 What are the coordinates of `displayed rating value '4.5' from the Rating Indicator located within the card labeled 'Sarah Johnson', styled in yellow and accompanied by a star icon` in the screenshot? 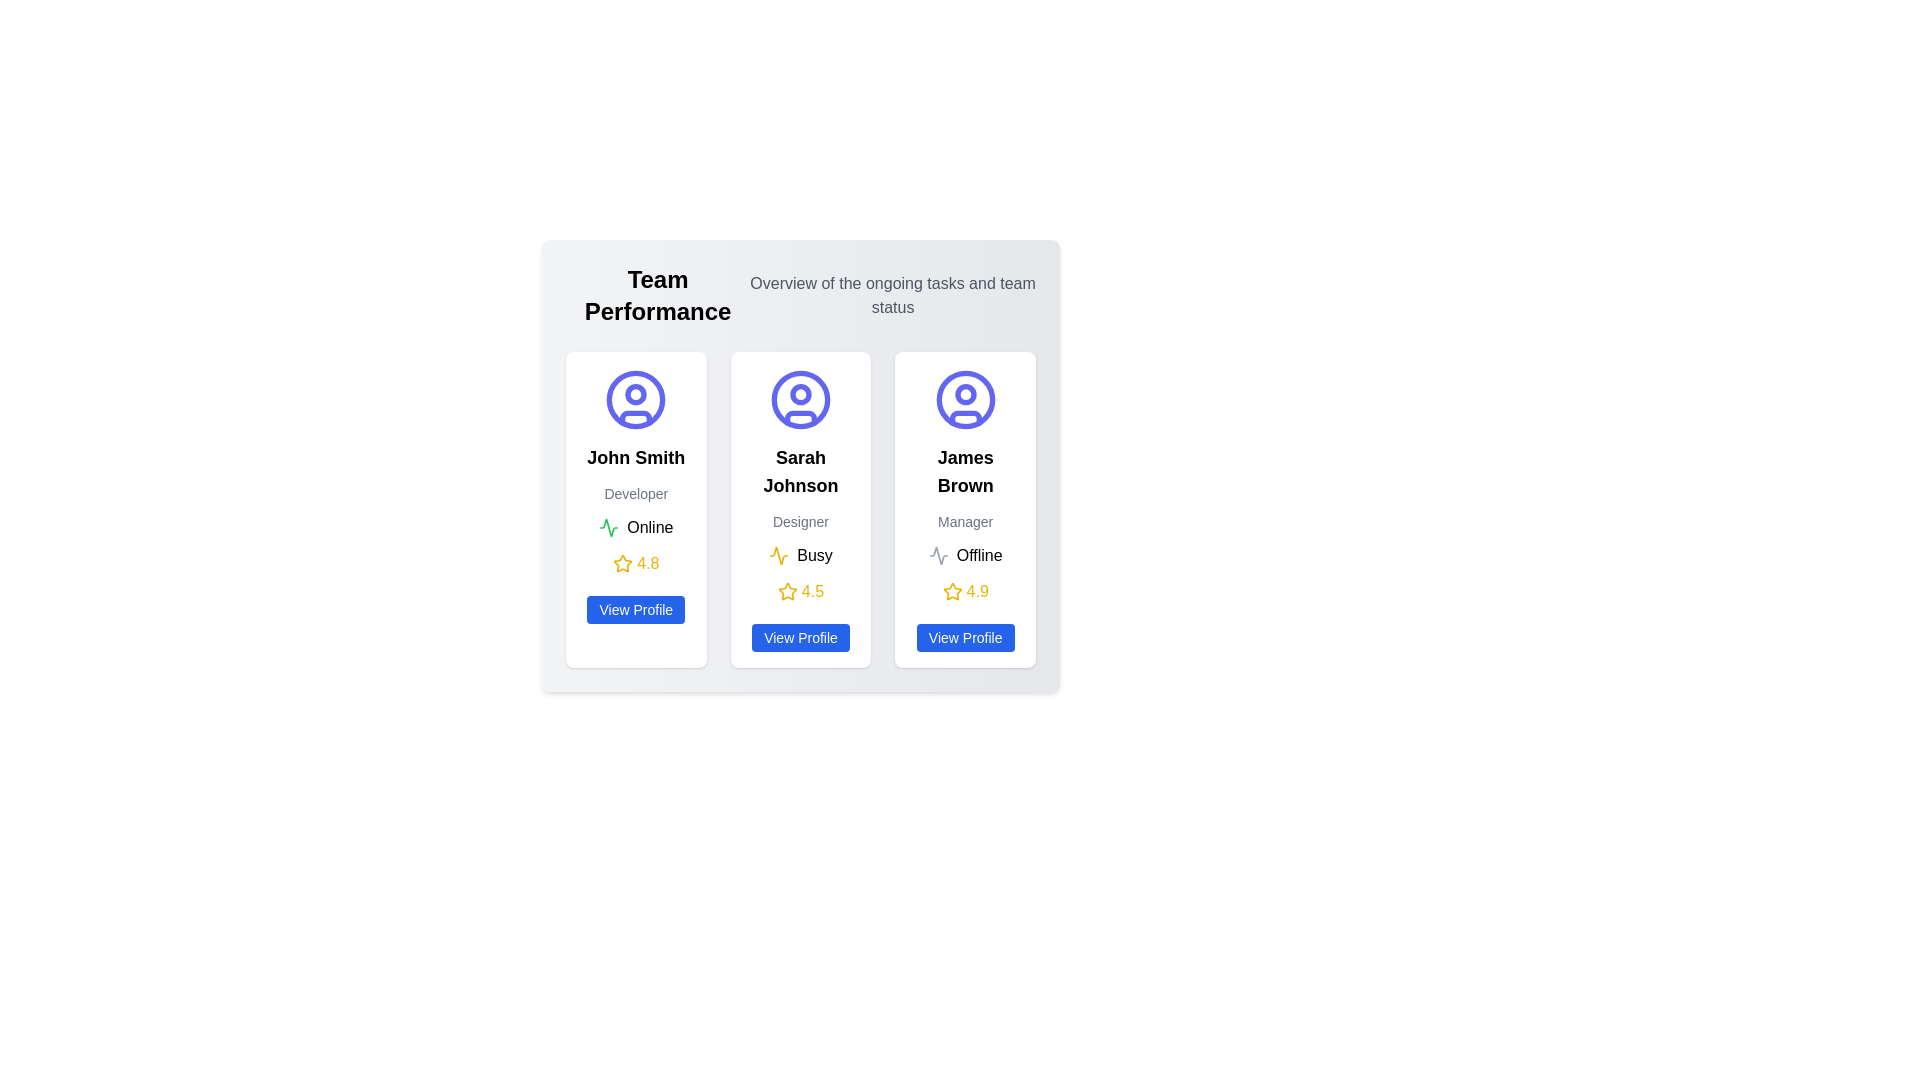 It's located at (801, 590).